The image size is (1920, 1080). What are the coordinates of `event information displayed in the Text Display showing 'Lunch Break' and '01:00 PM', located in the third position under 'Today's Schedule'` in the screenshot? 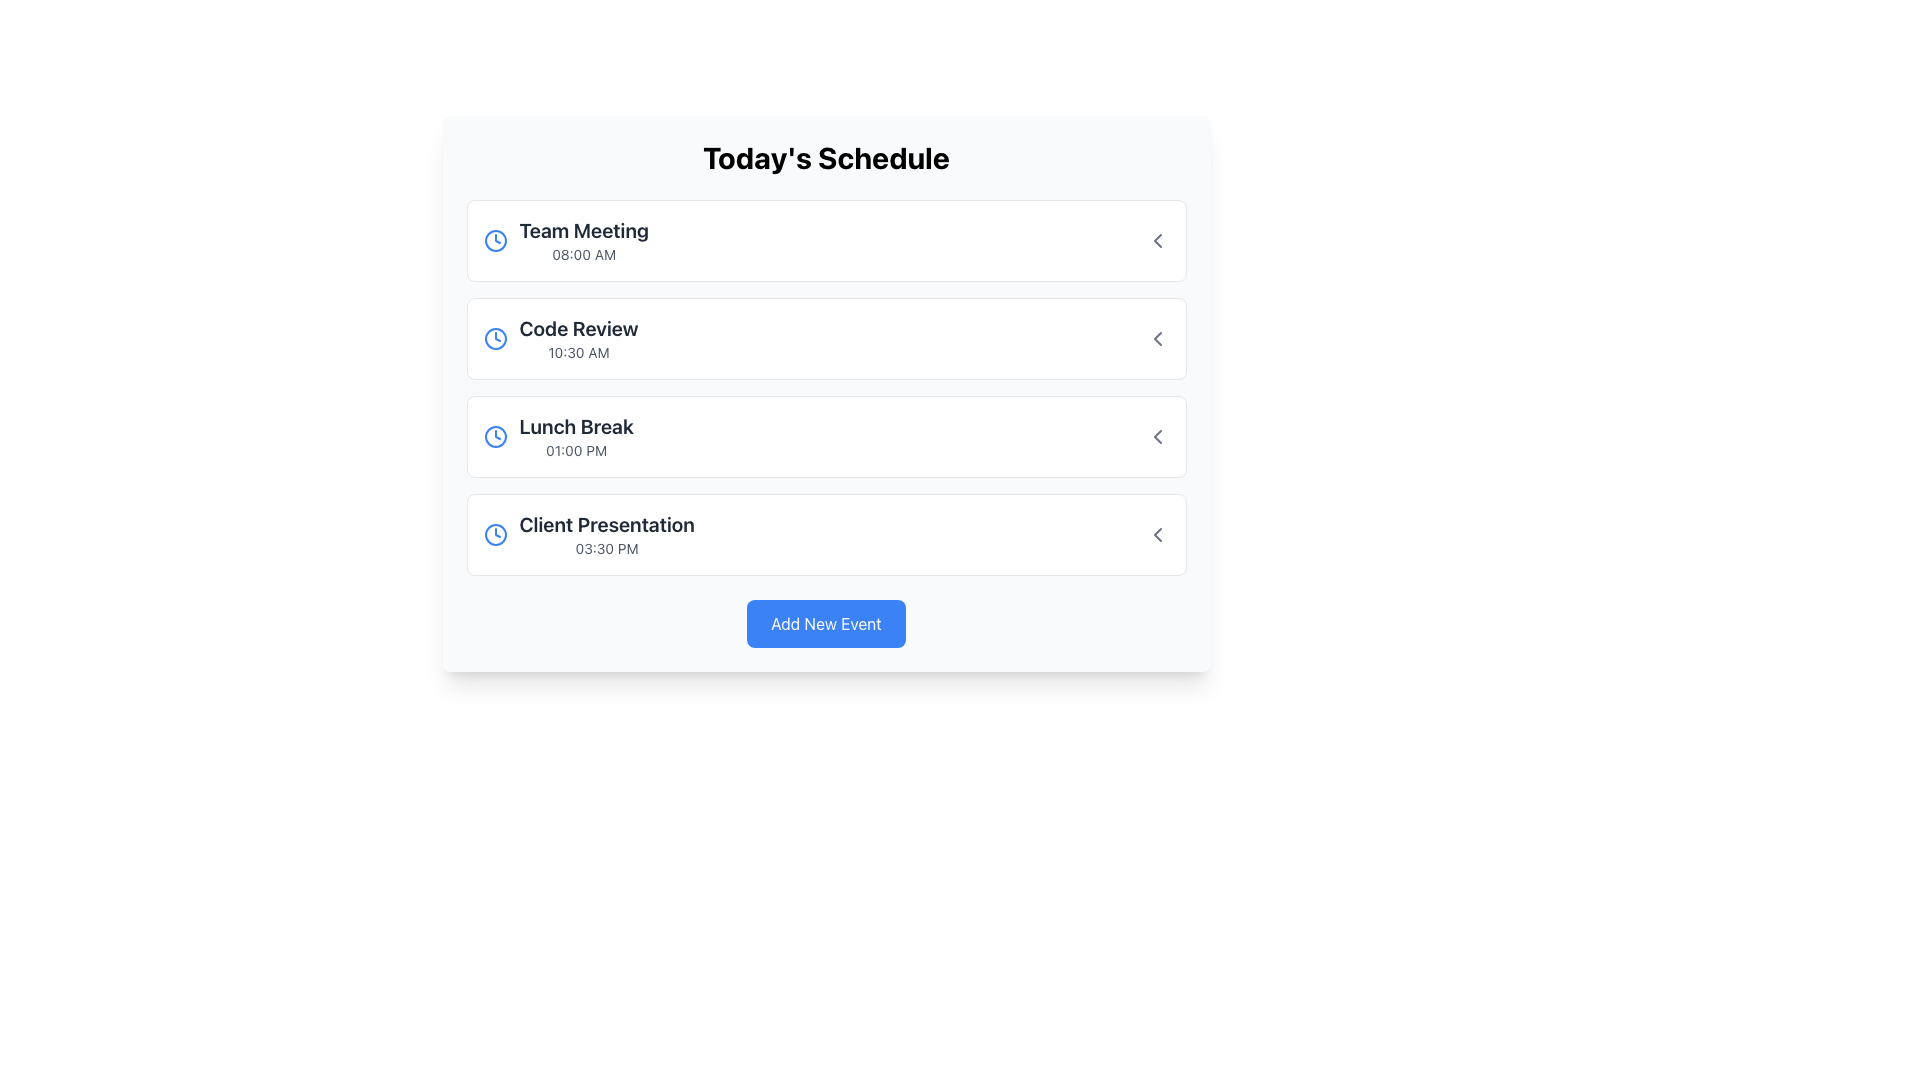 It's located at (558, 435).